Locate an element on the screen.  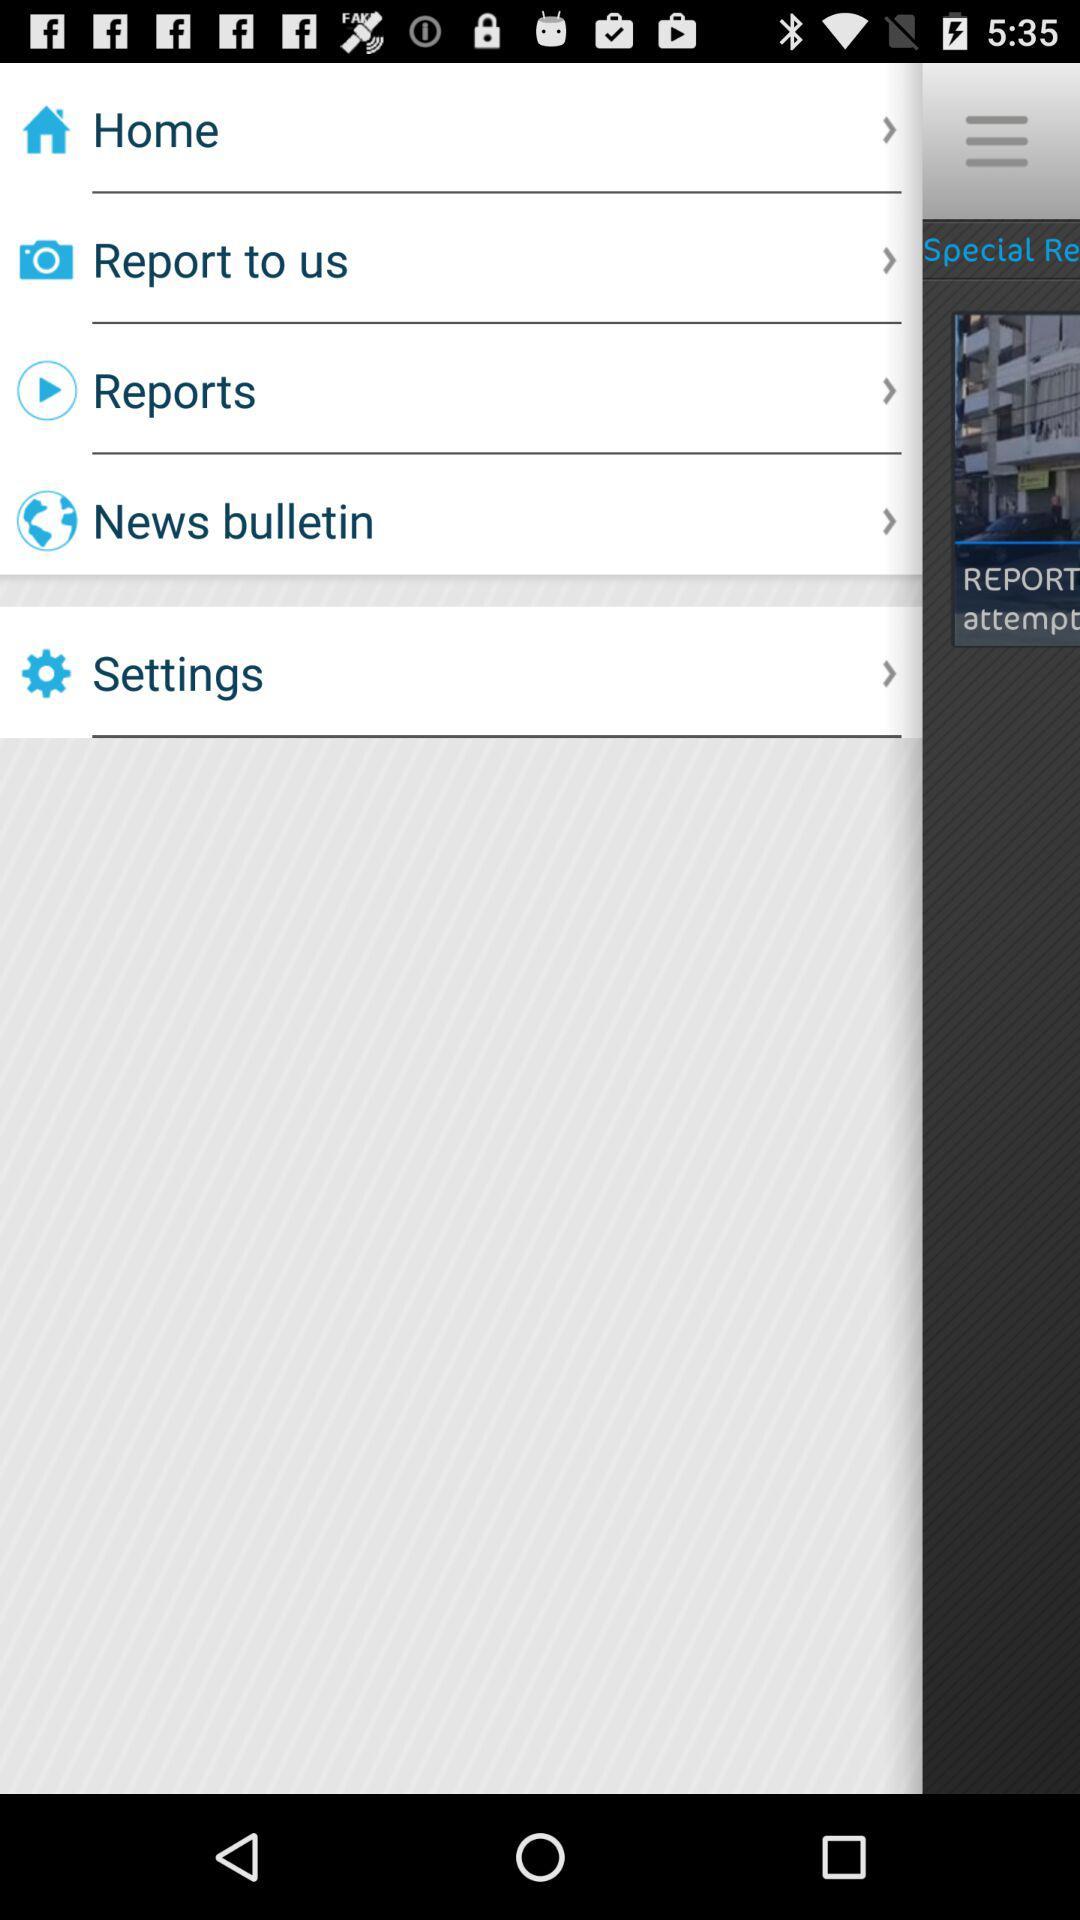
the menu icon is located at coordinates (995, 149).